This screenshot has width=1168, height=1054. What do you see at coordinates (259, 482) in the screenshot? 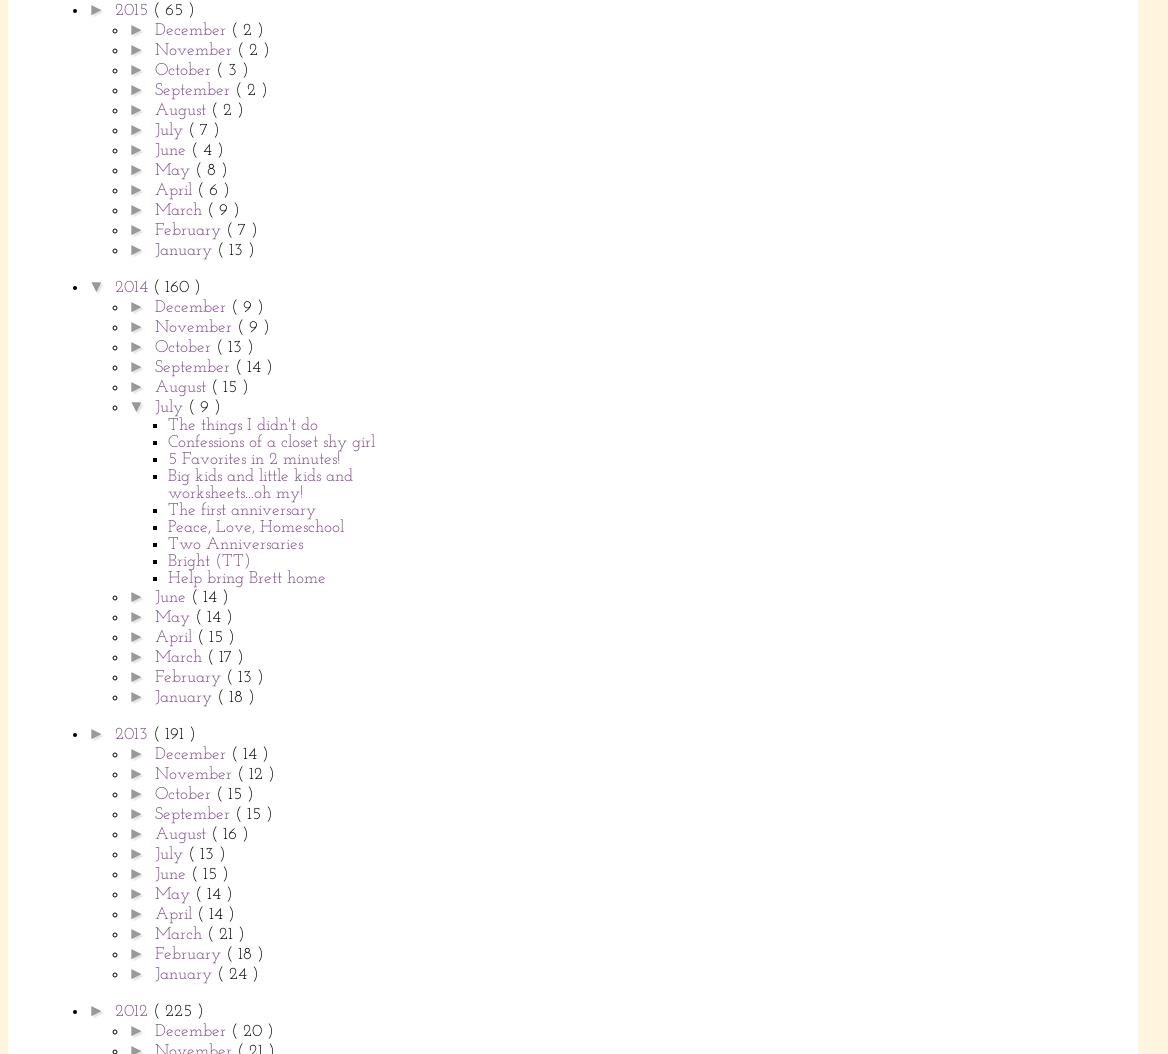
I see `'Big kids and little kids and worksheets...oh my!'` at bounding box center [259, 482].